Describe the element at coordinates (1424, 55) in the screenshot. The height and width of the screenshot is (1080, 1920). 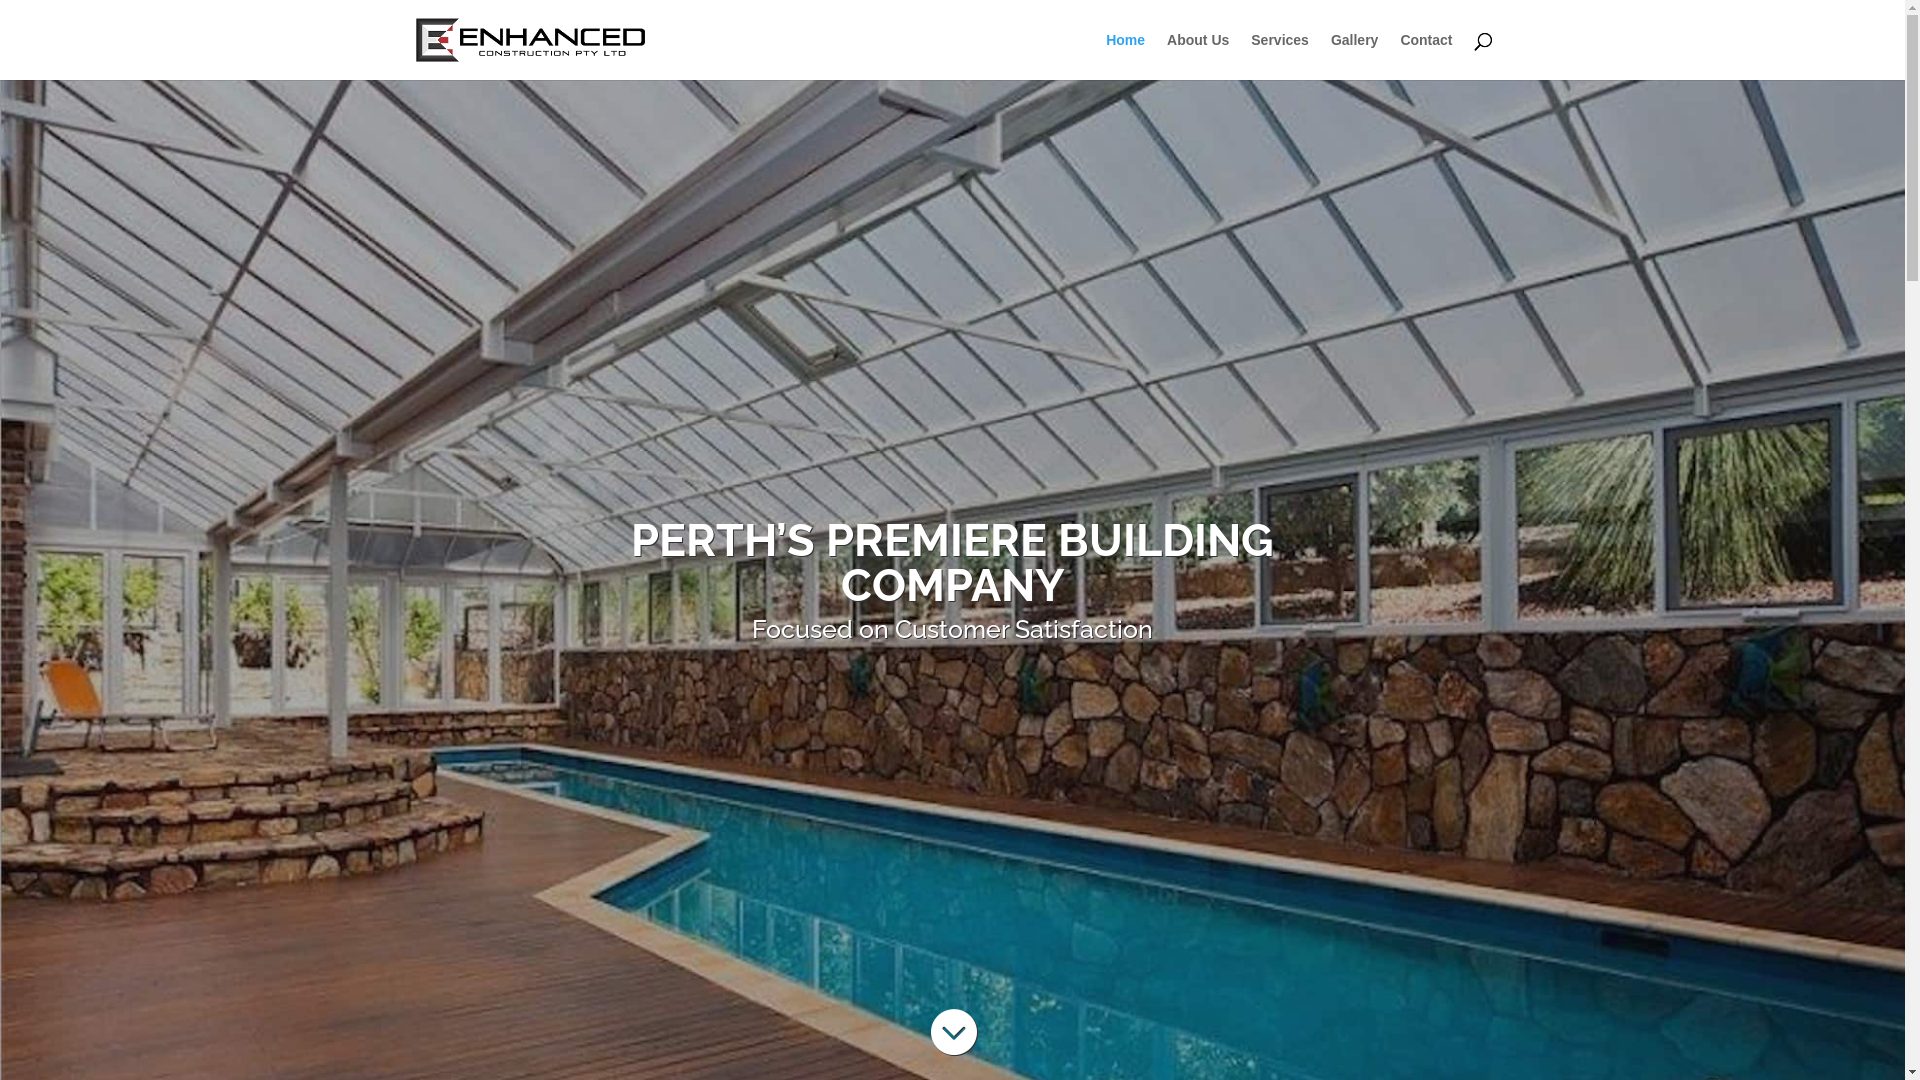
I see `'Contact'` at that location.